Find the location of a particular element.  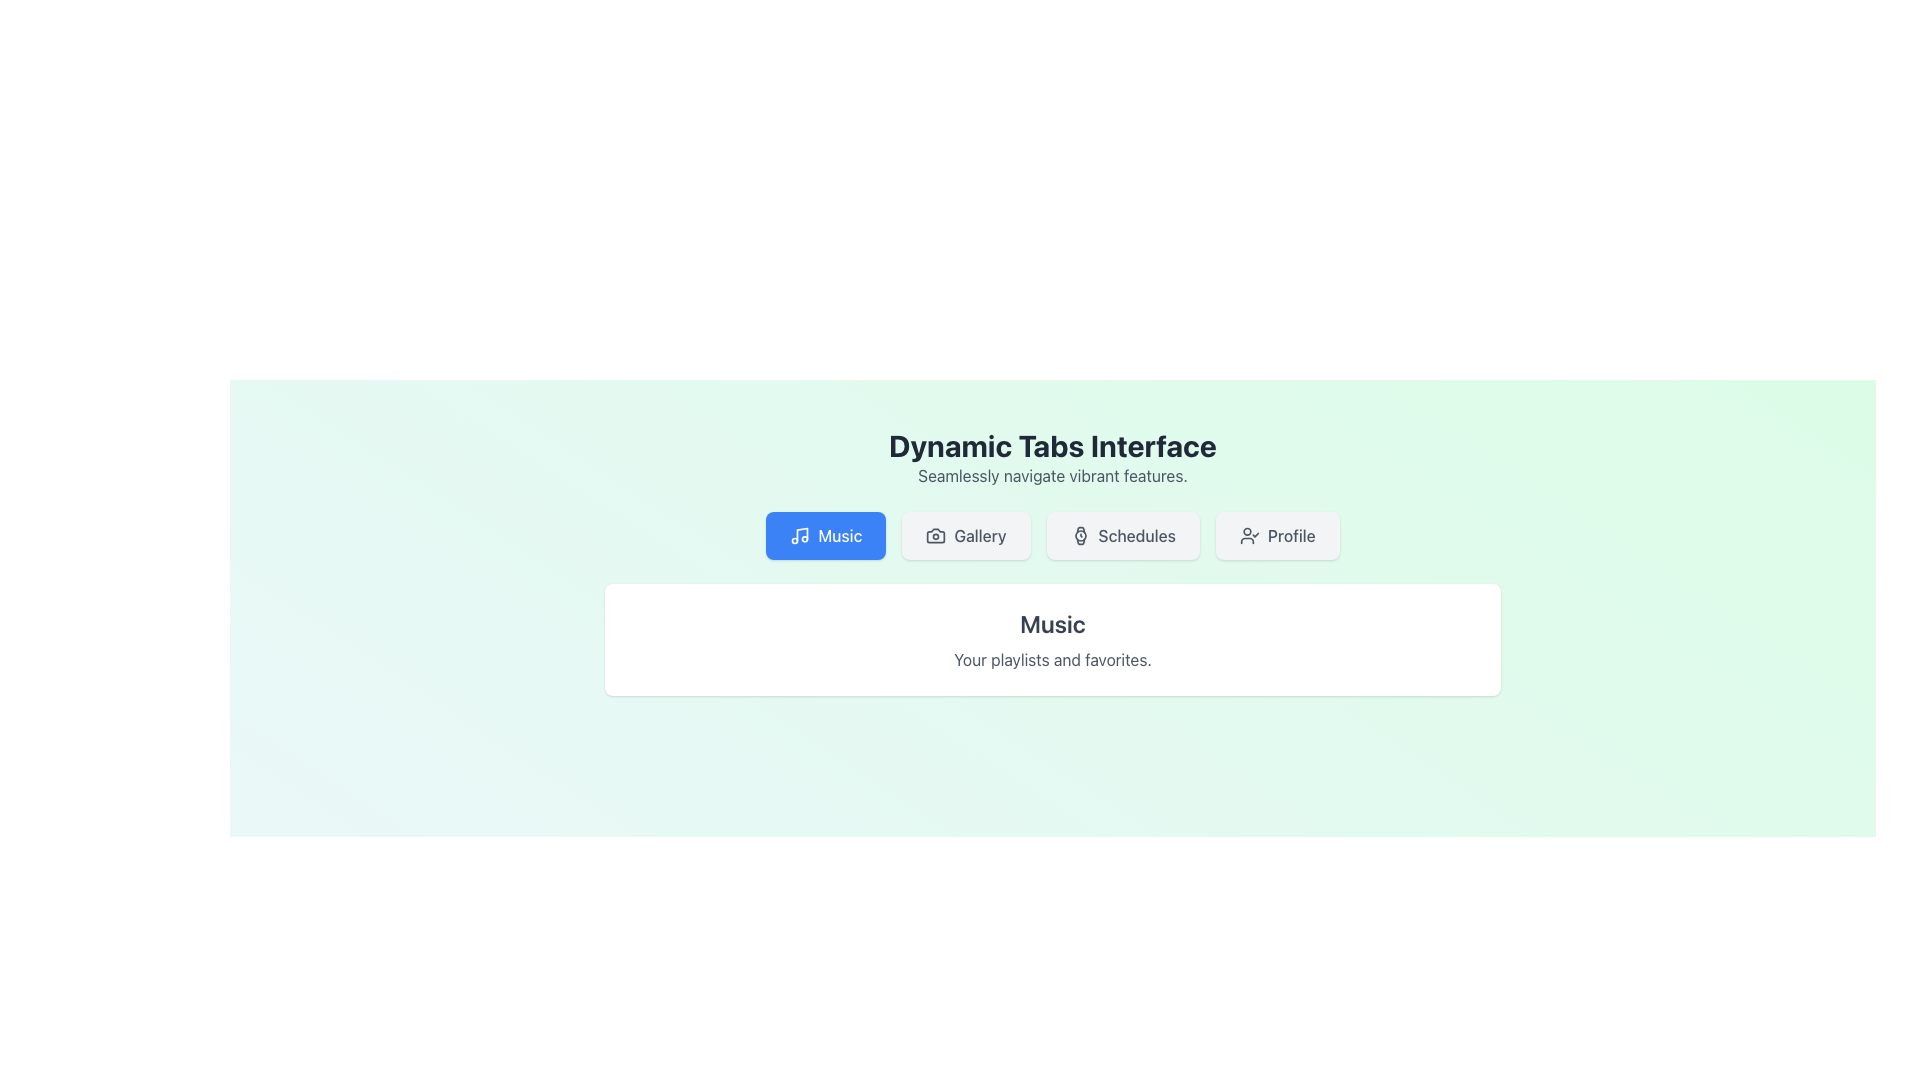

the 'Profile' button, which is a rectangular button with a light gray background and an icon of a user with a checkmark is located at coordinates (1276, 535).